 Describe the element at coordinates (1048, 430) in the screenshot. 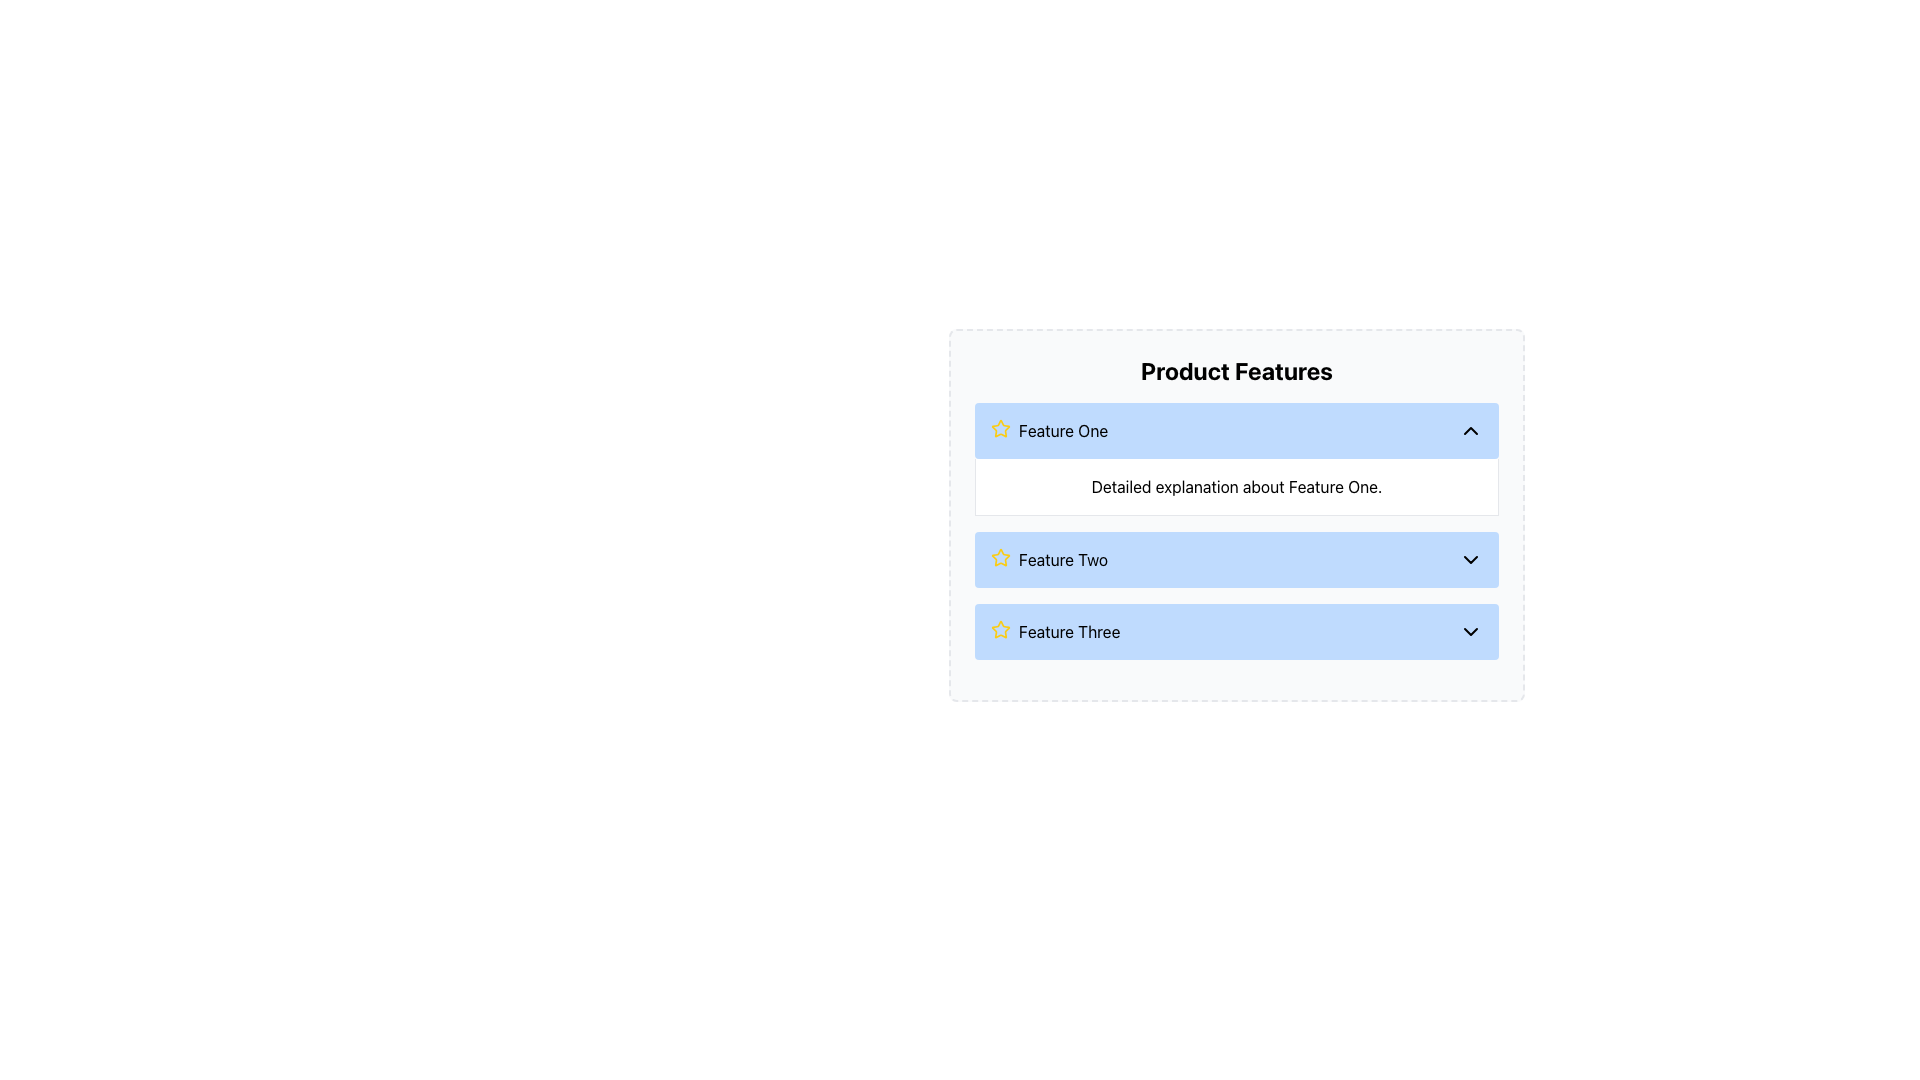

I see `the label with an icon located in the top-left corner of the blue bar titled 'Feature One', which is part of the product features panel` at that location.